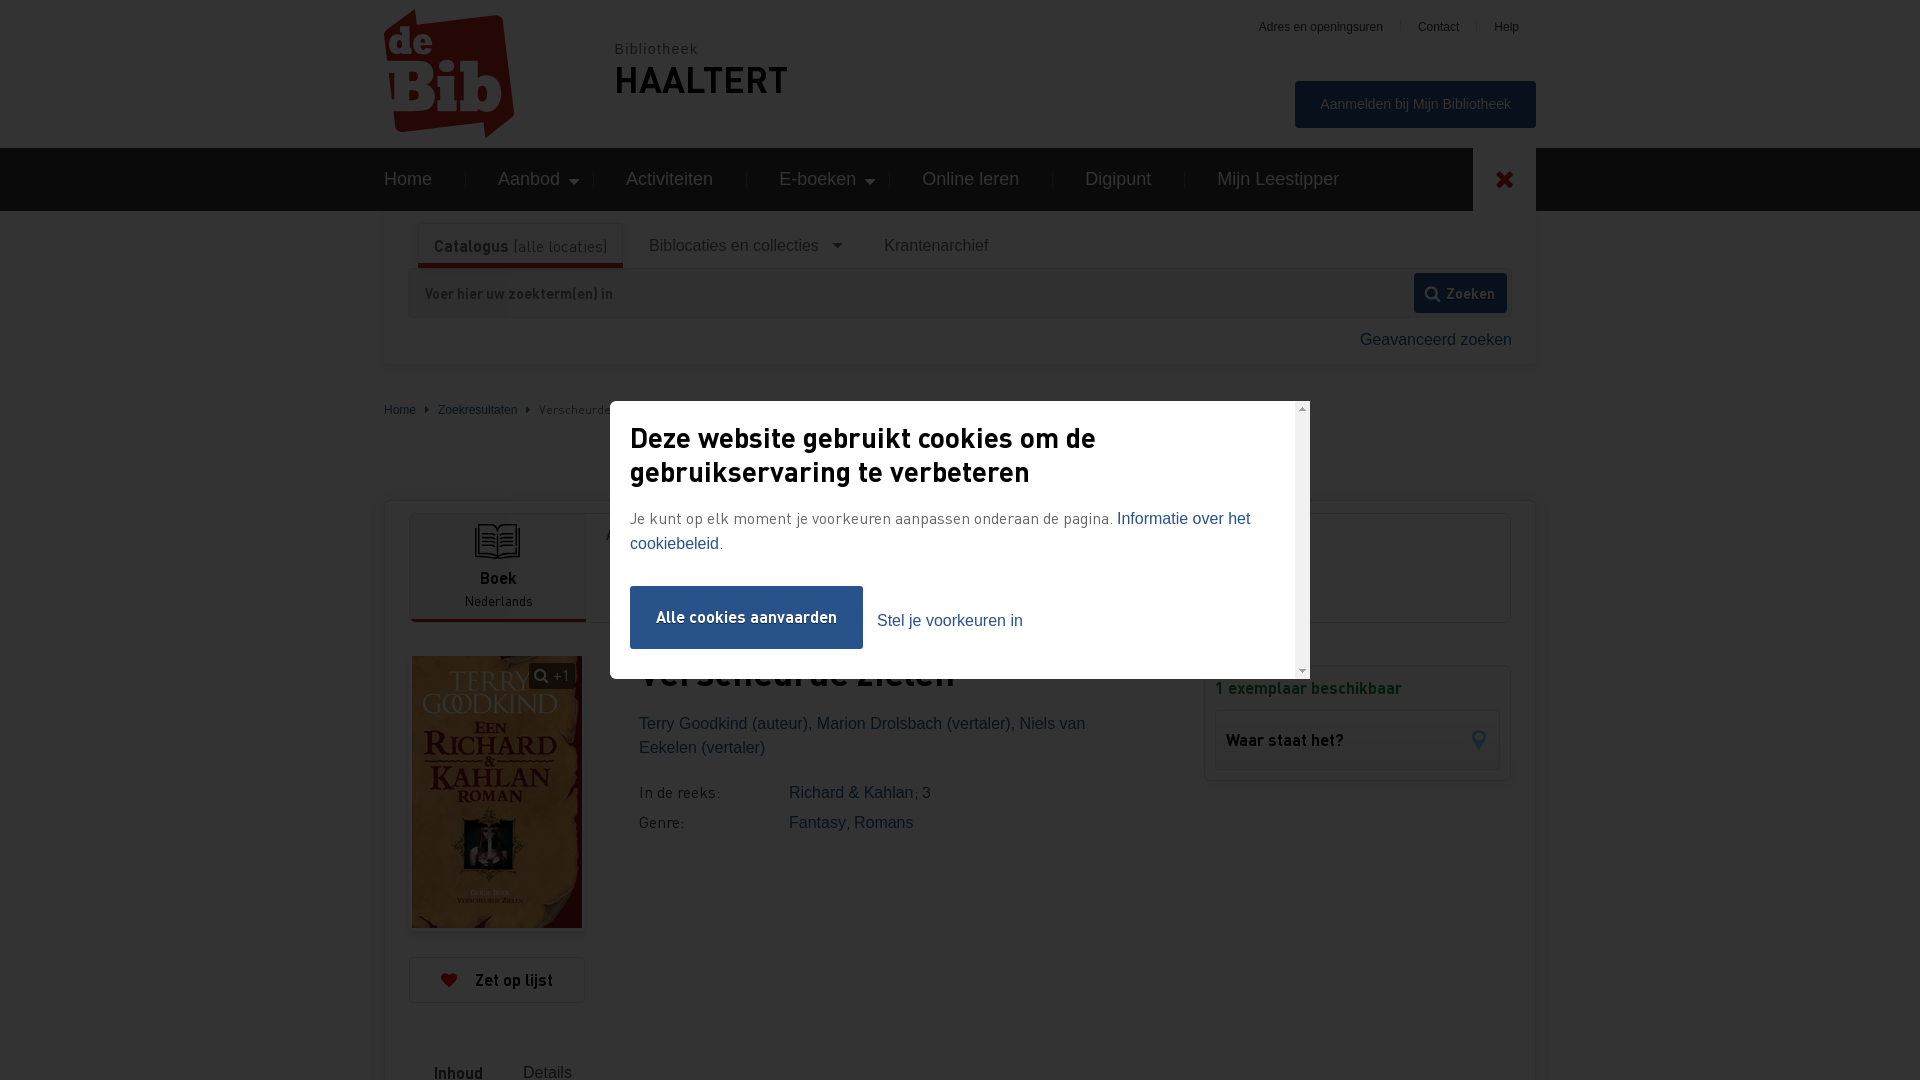  Describe the element at coordinates (1117, 178) in the screenshot. I see `'Digipunt'` at that location.